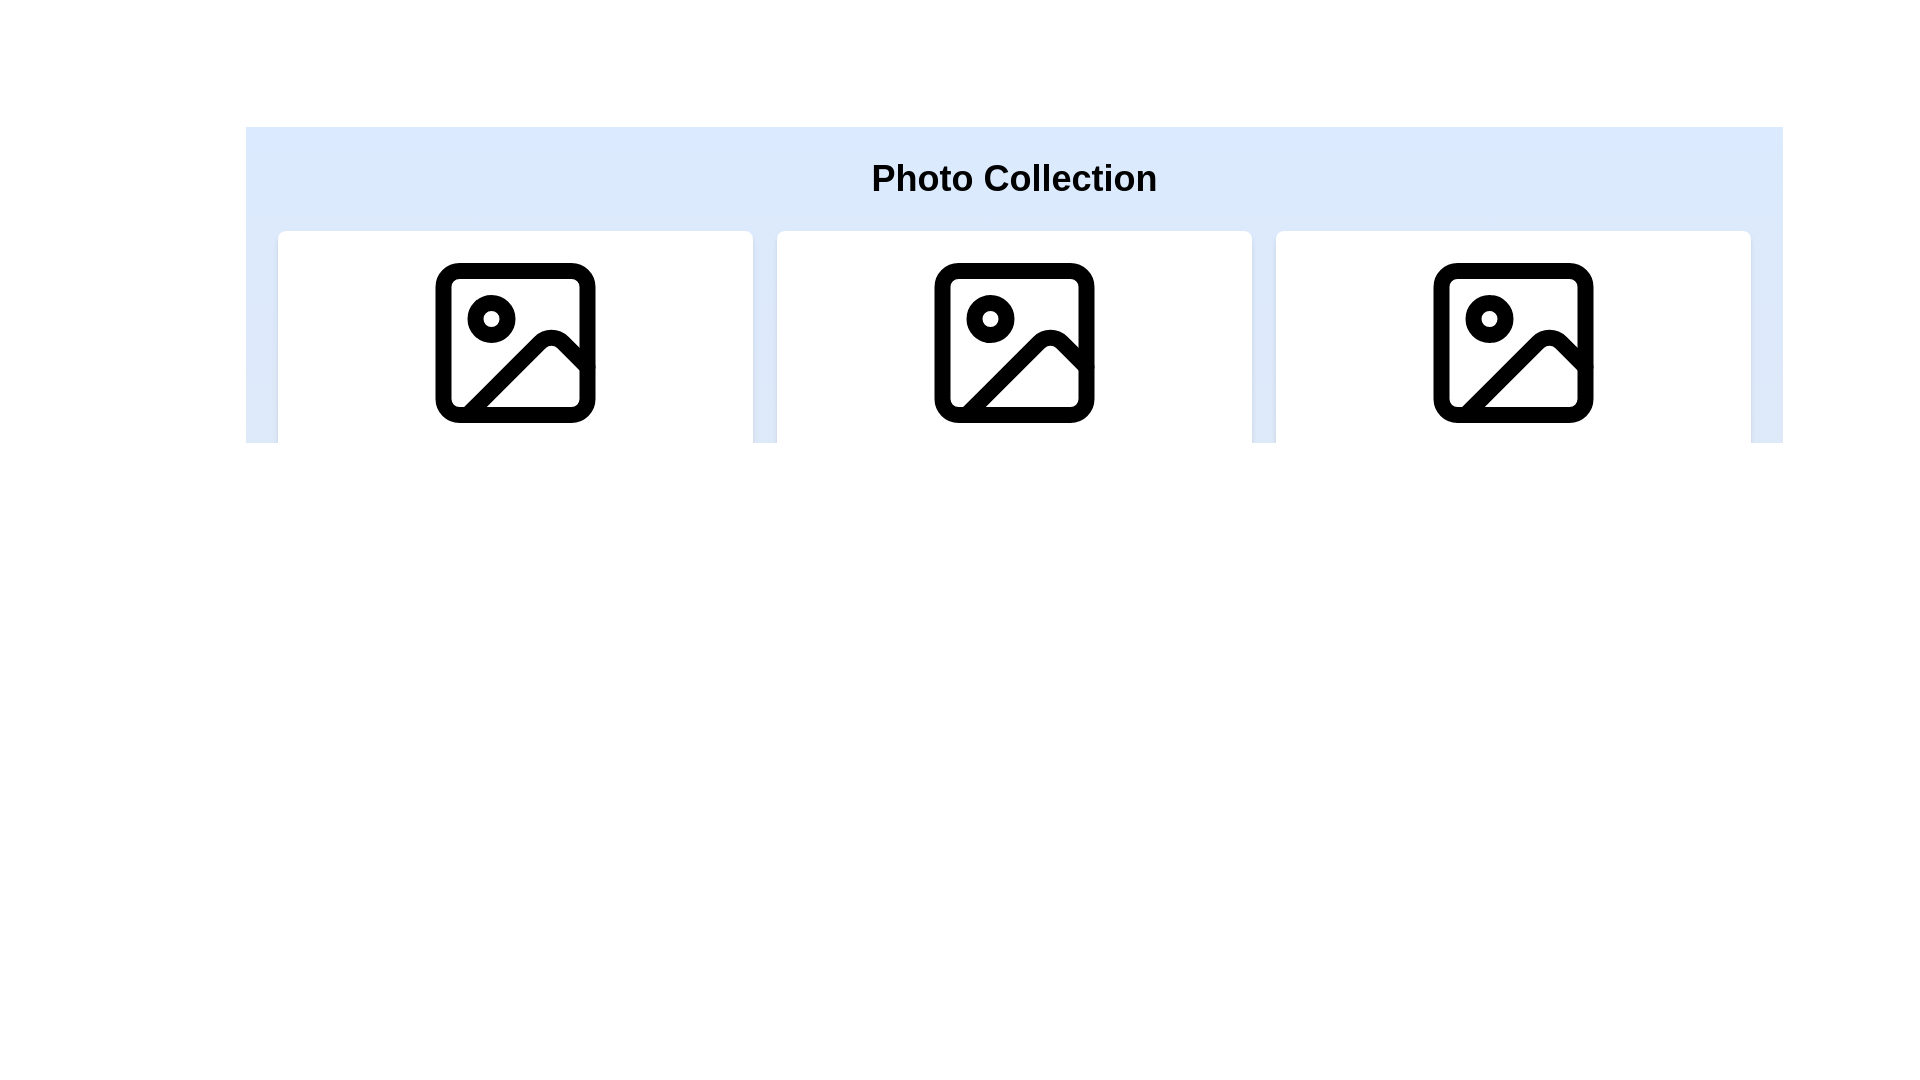 This screenshot has height=1080, width=1920. What do you see at coordinates (1513, 381) in the screenshot?
I see `the third card` at bounding box center [1513, 381].